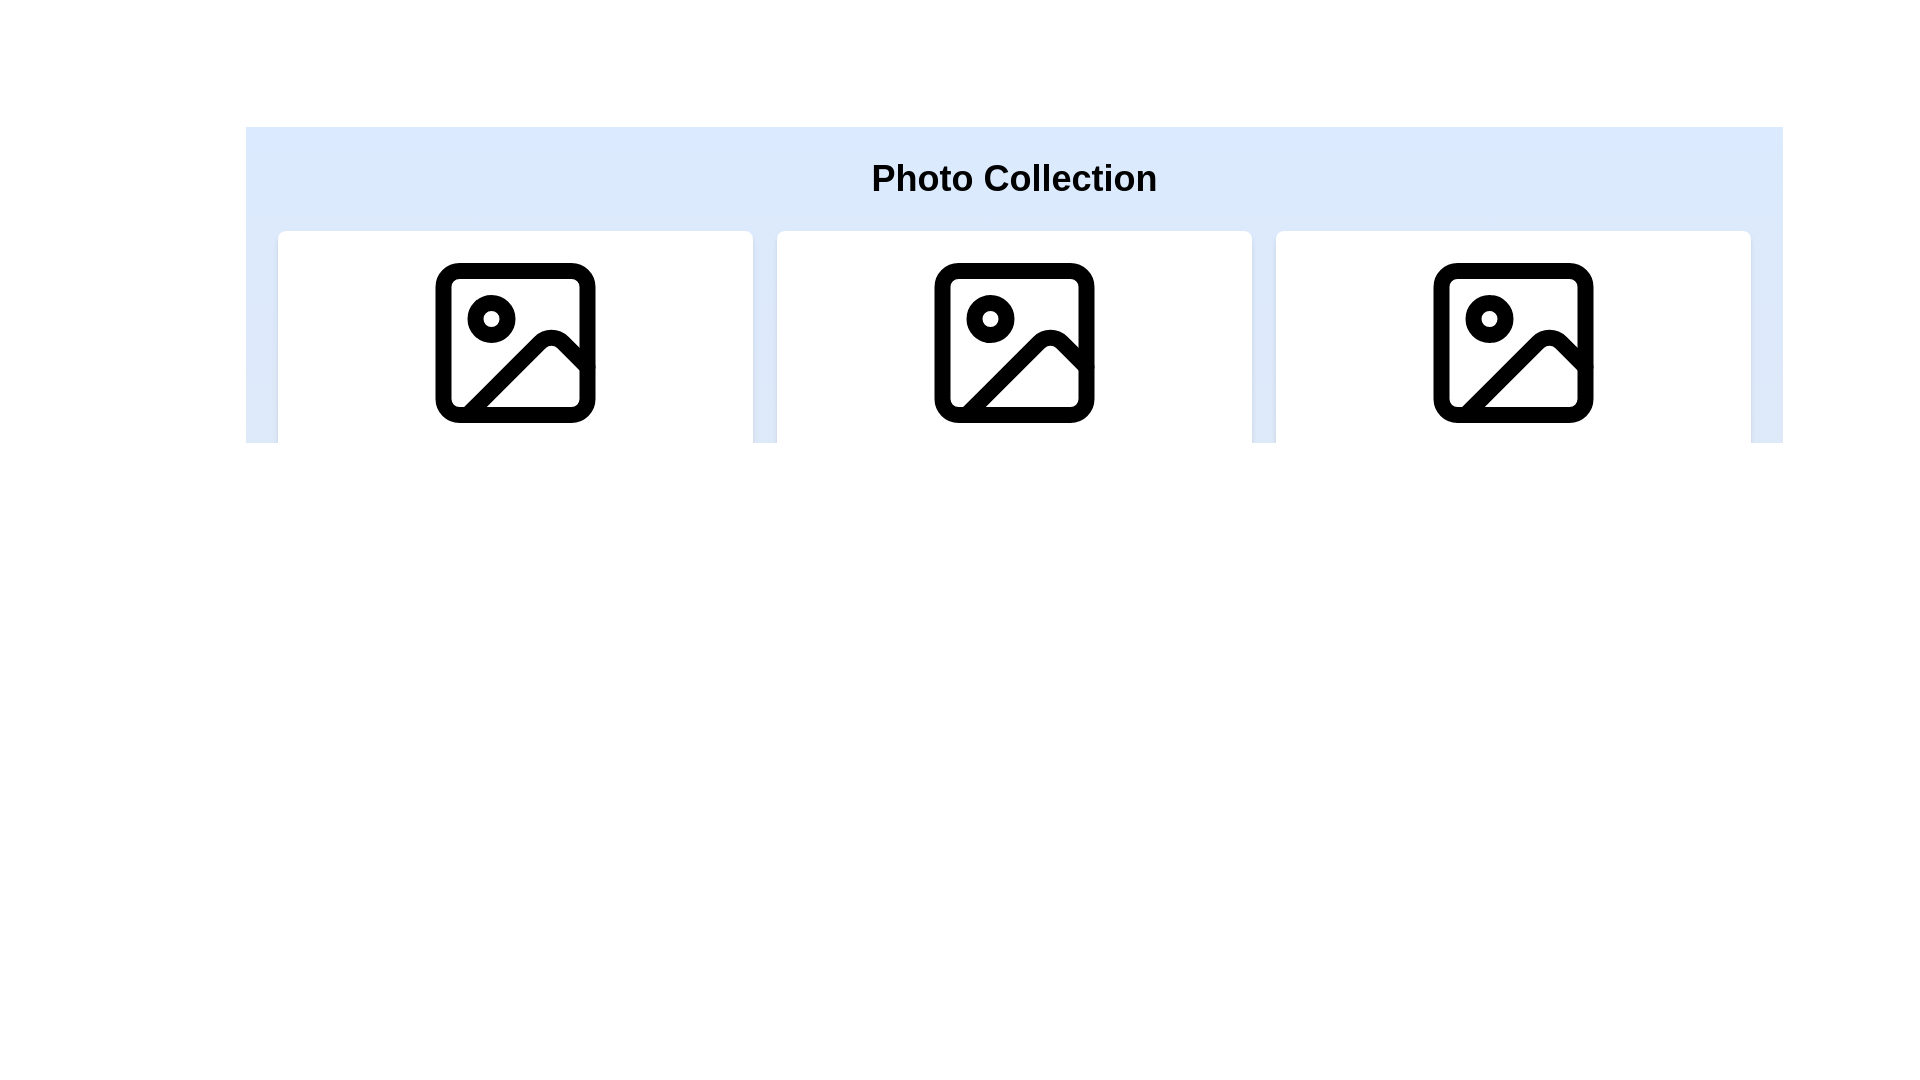 This screenshot has height=1080, width=1920. What do you see at coordinates (1513, 381) in the screenshot?
I see `the third card` at bounding box center [1513, 381].